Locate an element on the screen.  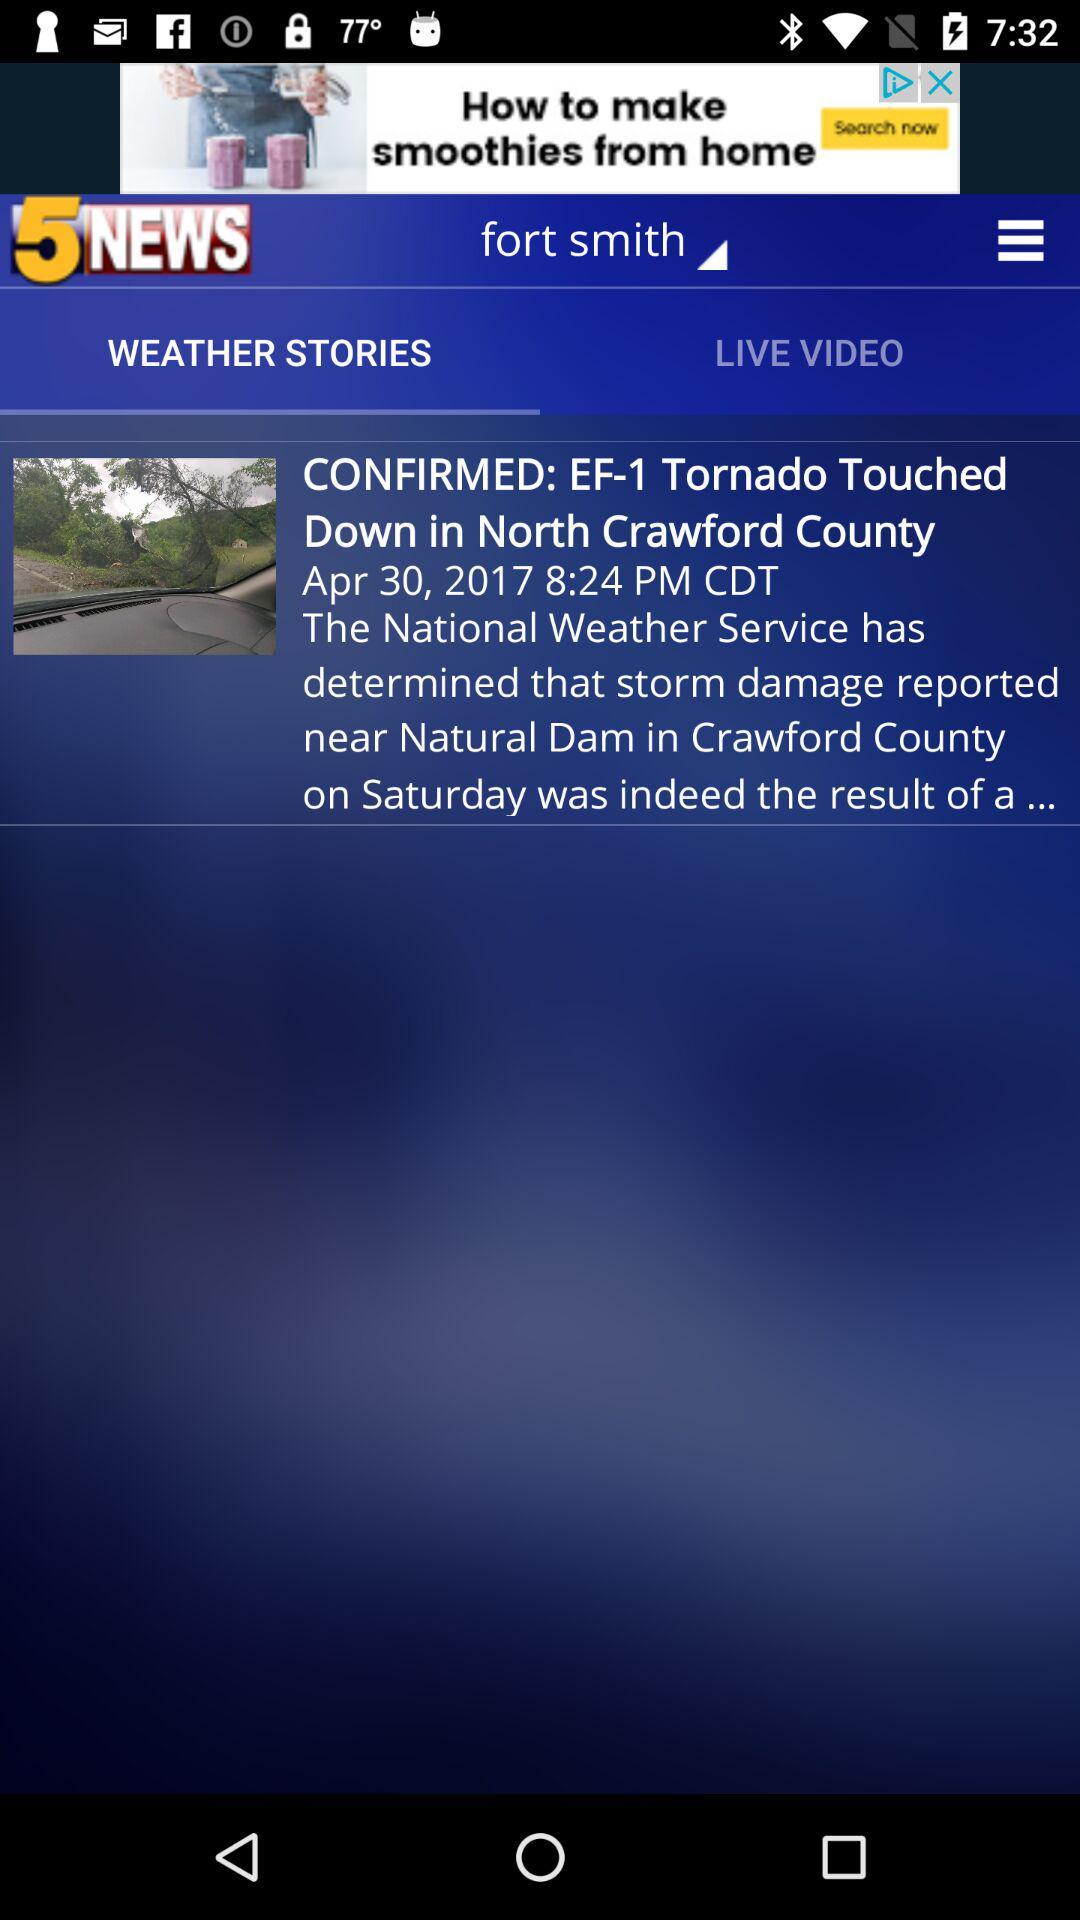
the 5 news is located at coordinates (131, 240).